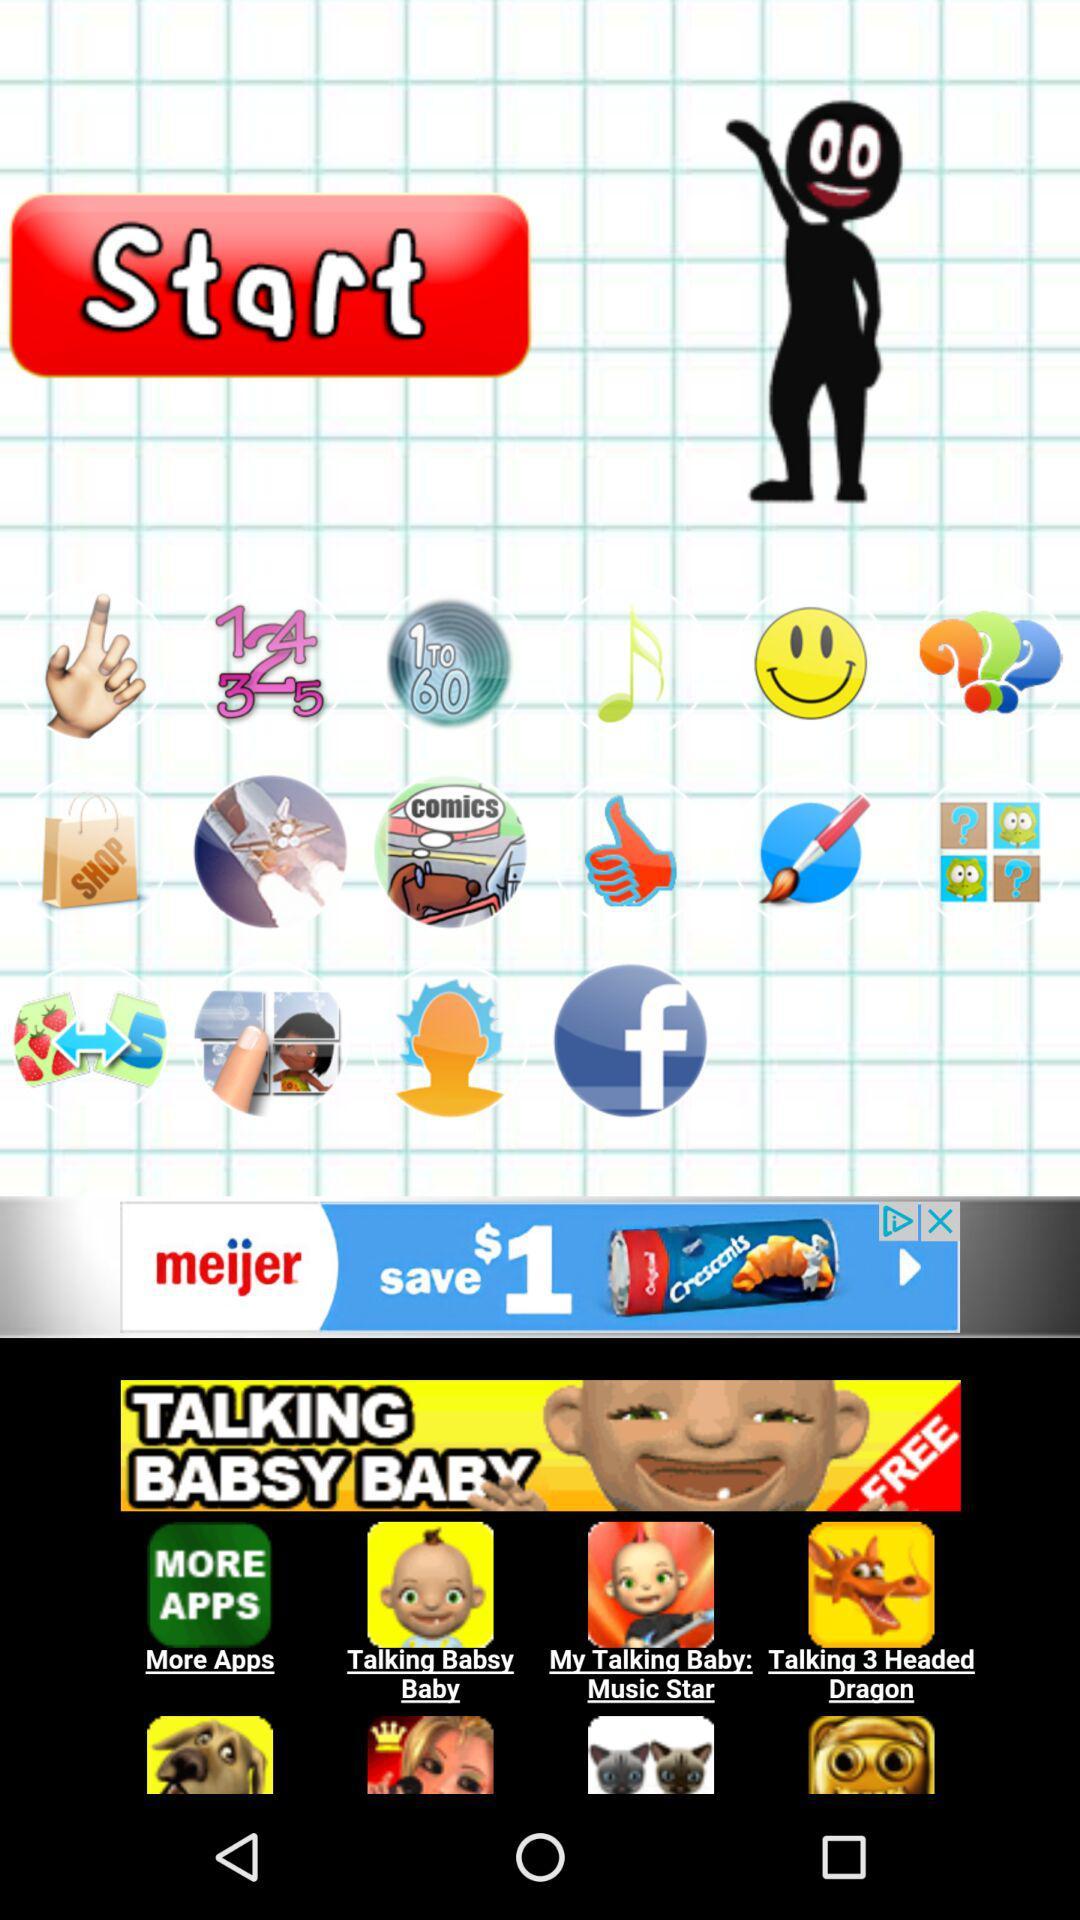 The height and width of the screenshot is (1920, 1080). Describe the element at coordinates (628, 910) in the screenshot. I see `the thumbs_up icon` at that location.